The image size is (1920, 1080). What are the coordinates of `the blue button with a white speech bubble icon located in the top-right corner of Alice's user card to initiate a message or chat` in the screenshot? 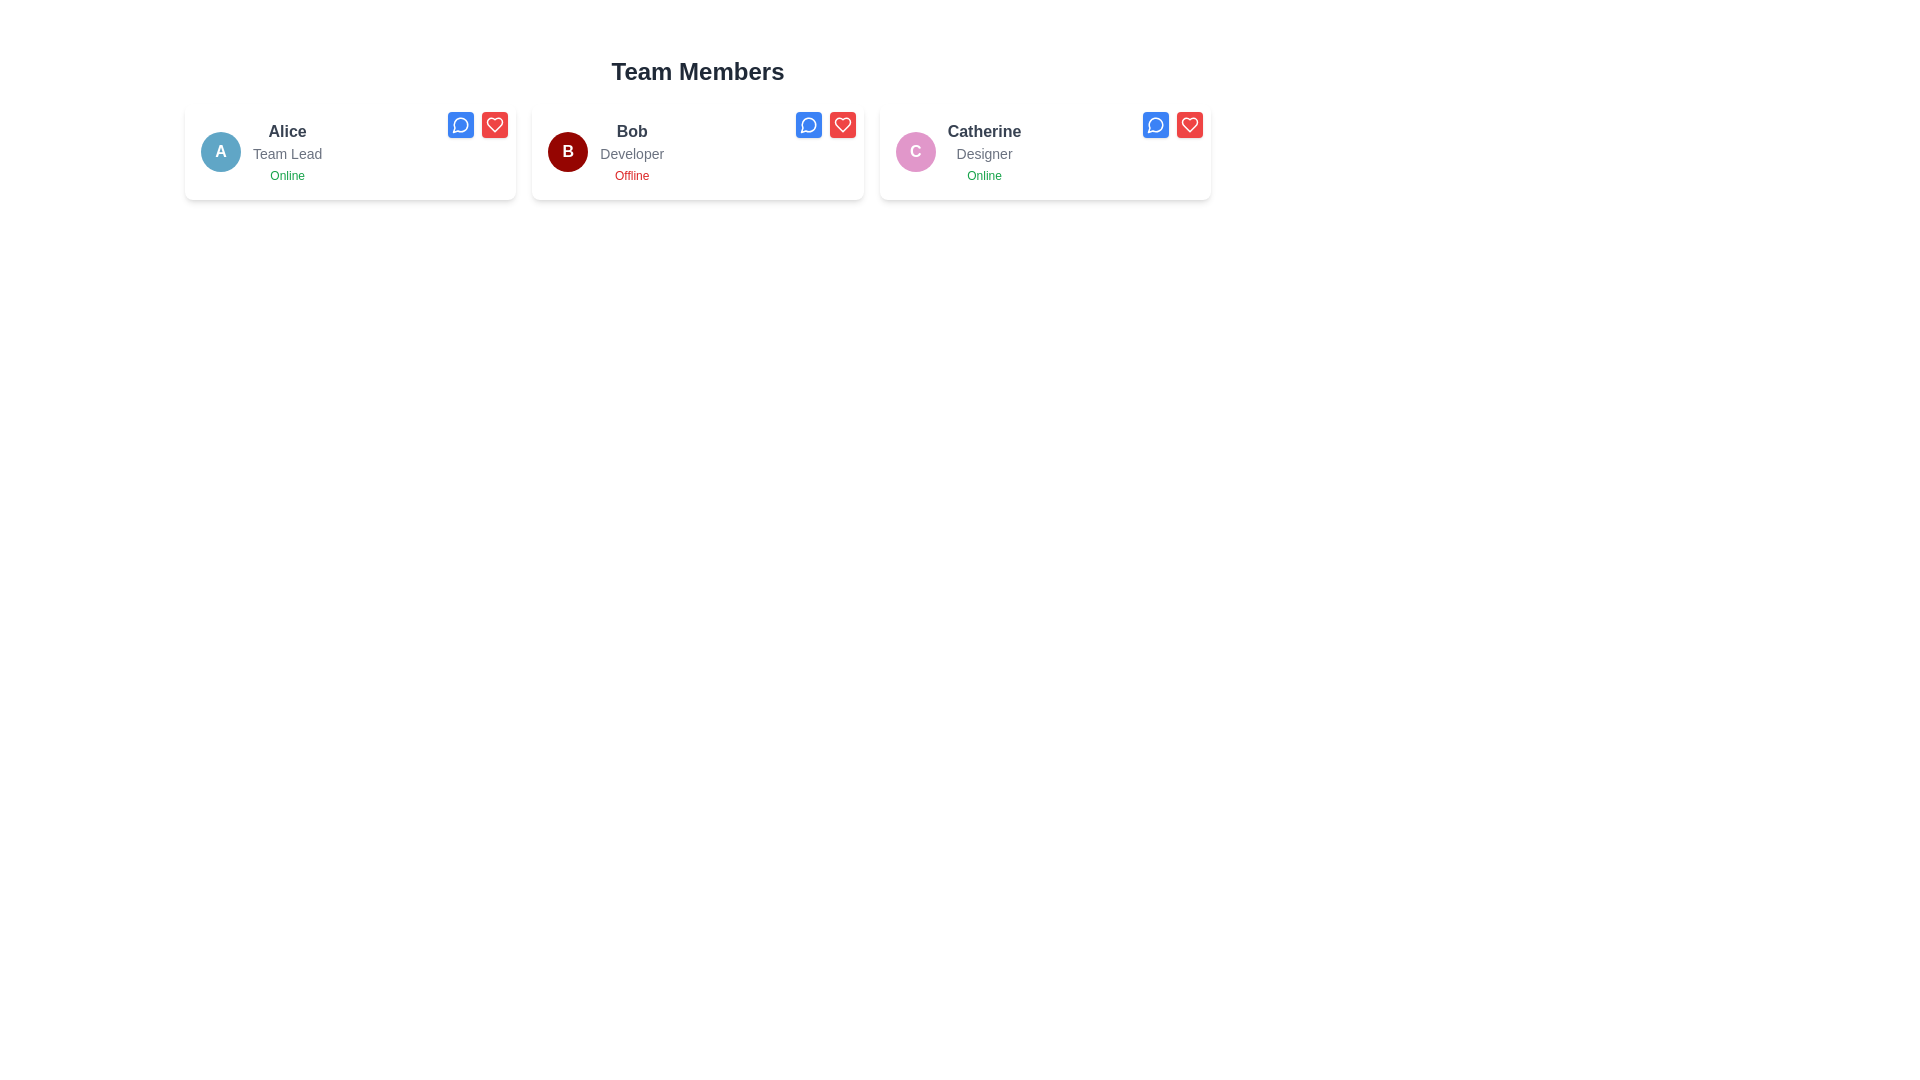 It's located at (460, 124).